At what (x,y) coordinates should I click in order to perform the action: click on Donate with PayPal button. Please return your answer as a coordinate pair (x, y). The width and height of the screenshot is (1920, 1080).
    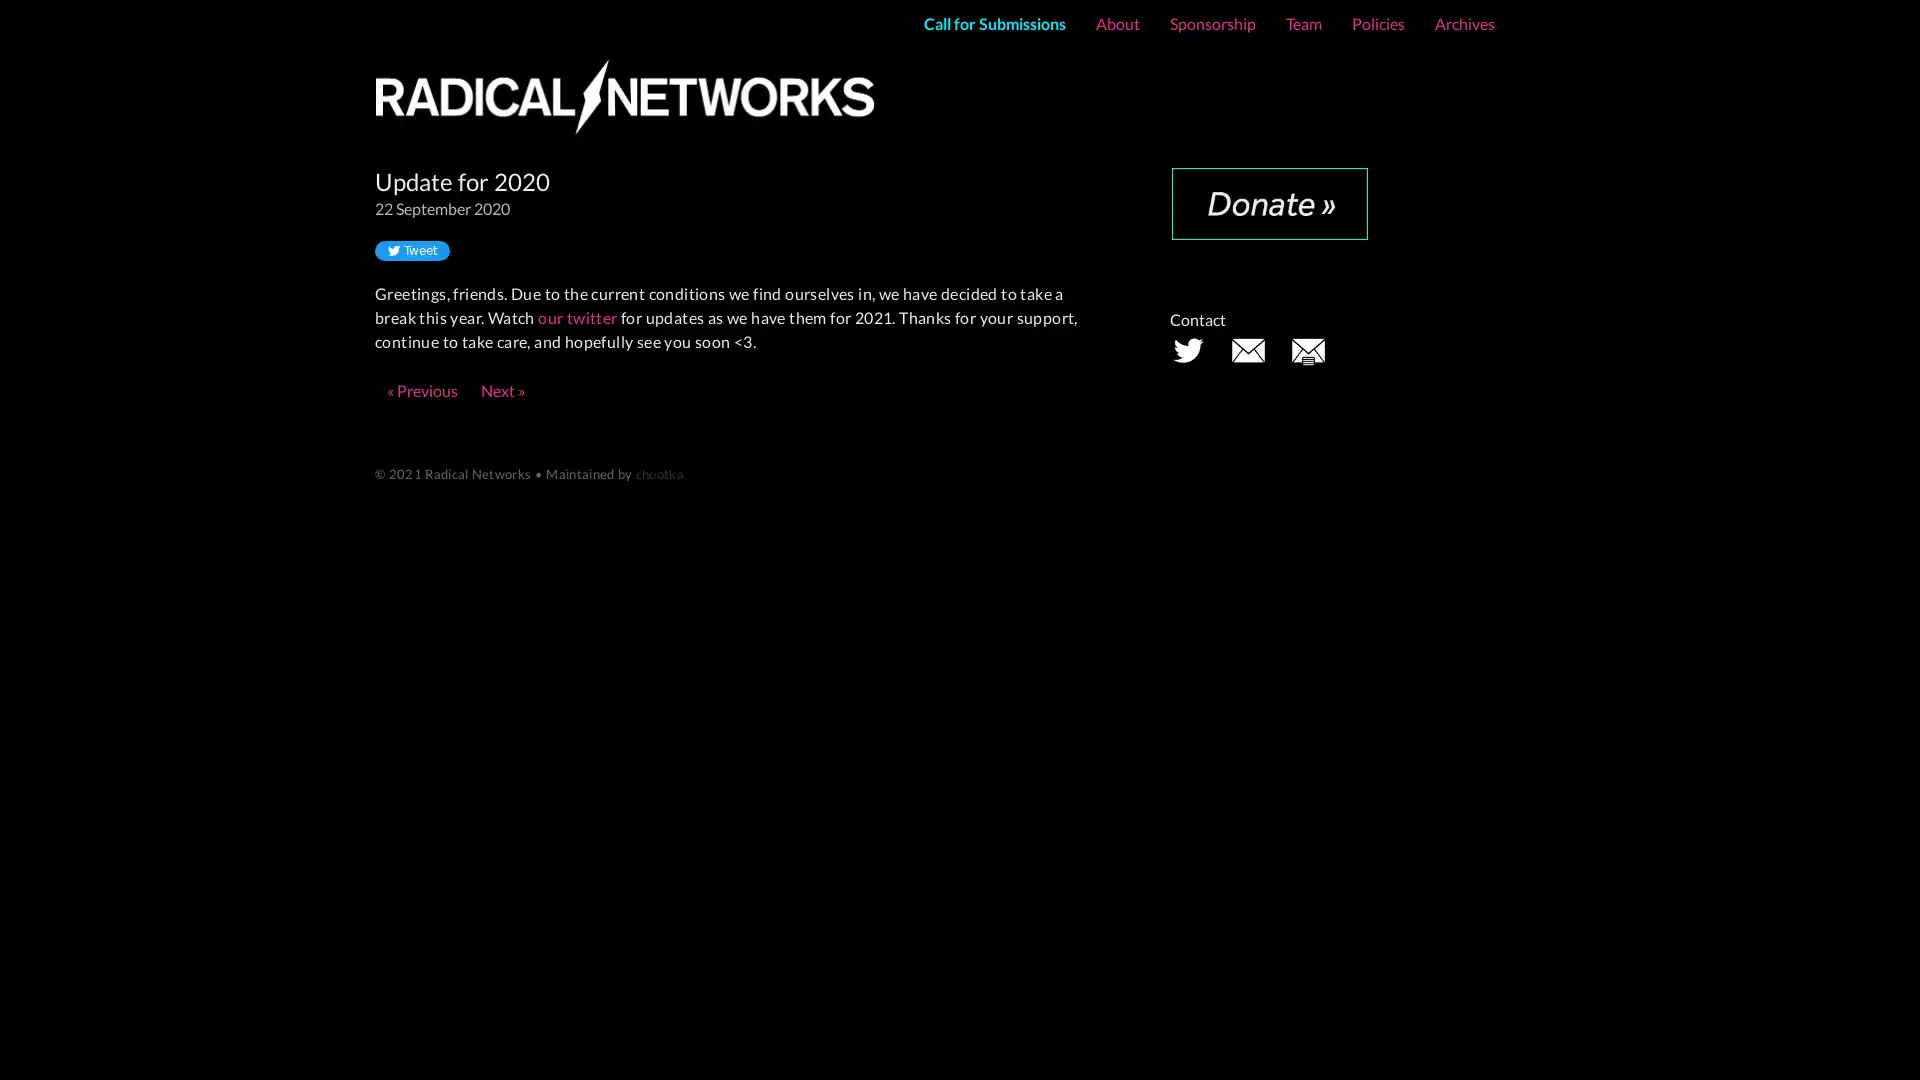
    Looking at the image, I should click on (1269, 204).